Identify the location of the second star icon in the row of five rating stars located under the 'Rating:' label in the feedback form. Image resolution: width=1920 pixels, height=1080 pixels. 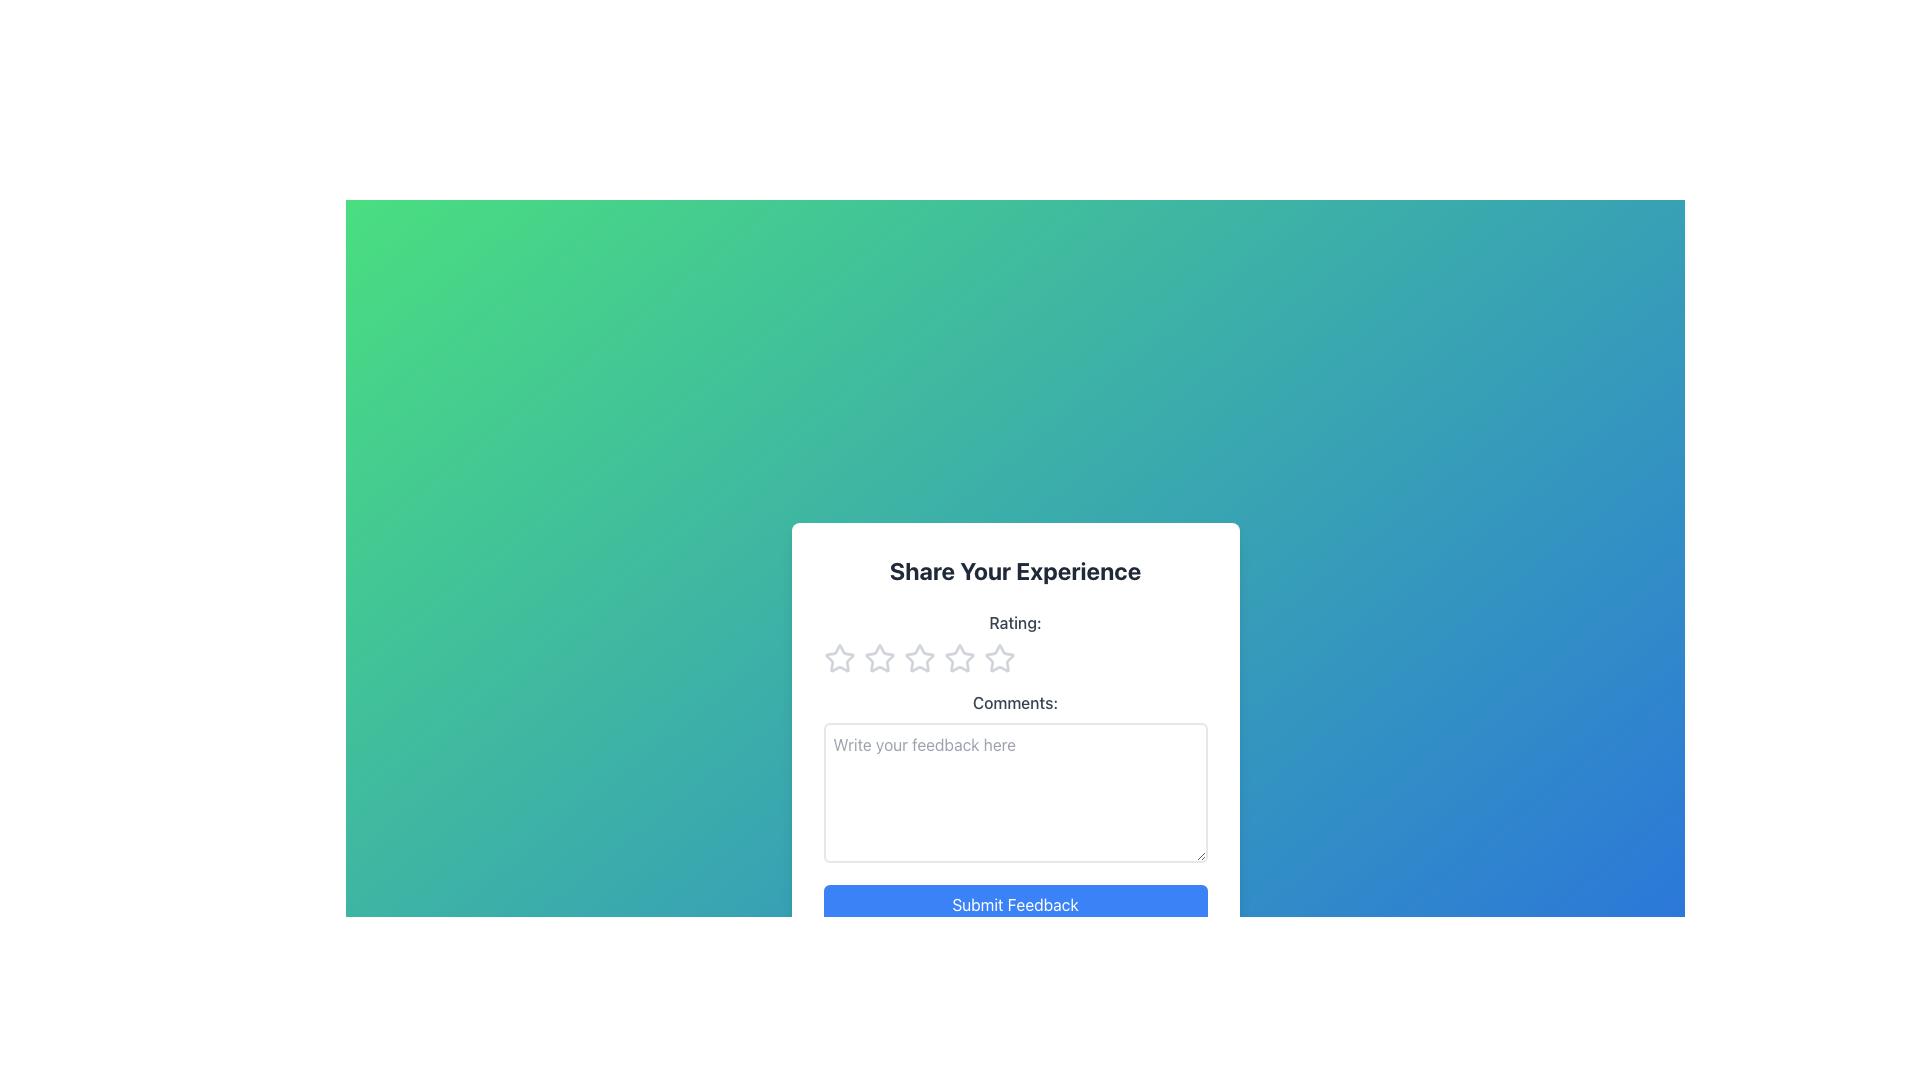
(879, 658).